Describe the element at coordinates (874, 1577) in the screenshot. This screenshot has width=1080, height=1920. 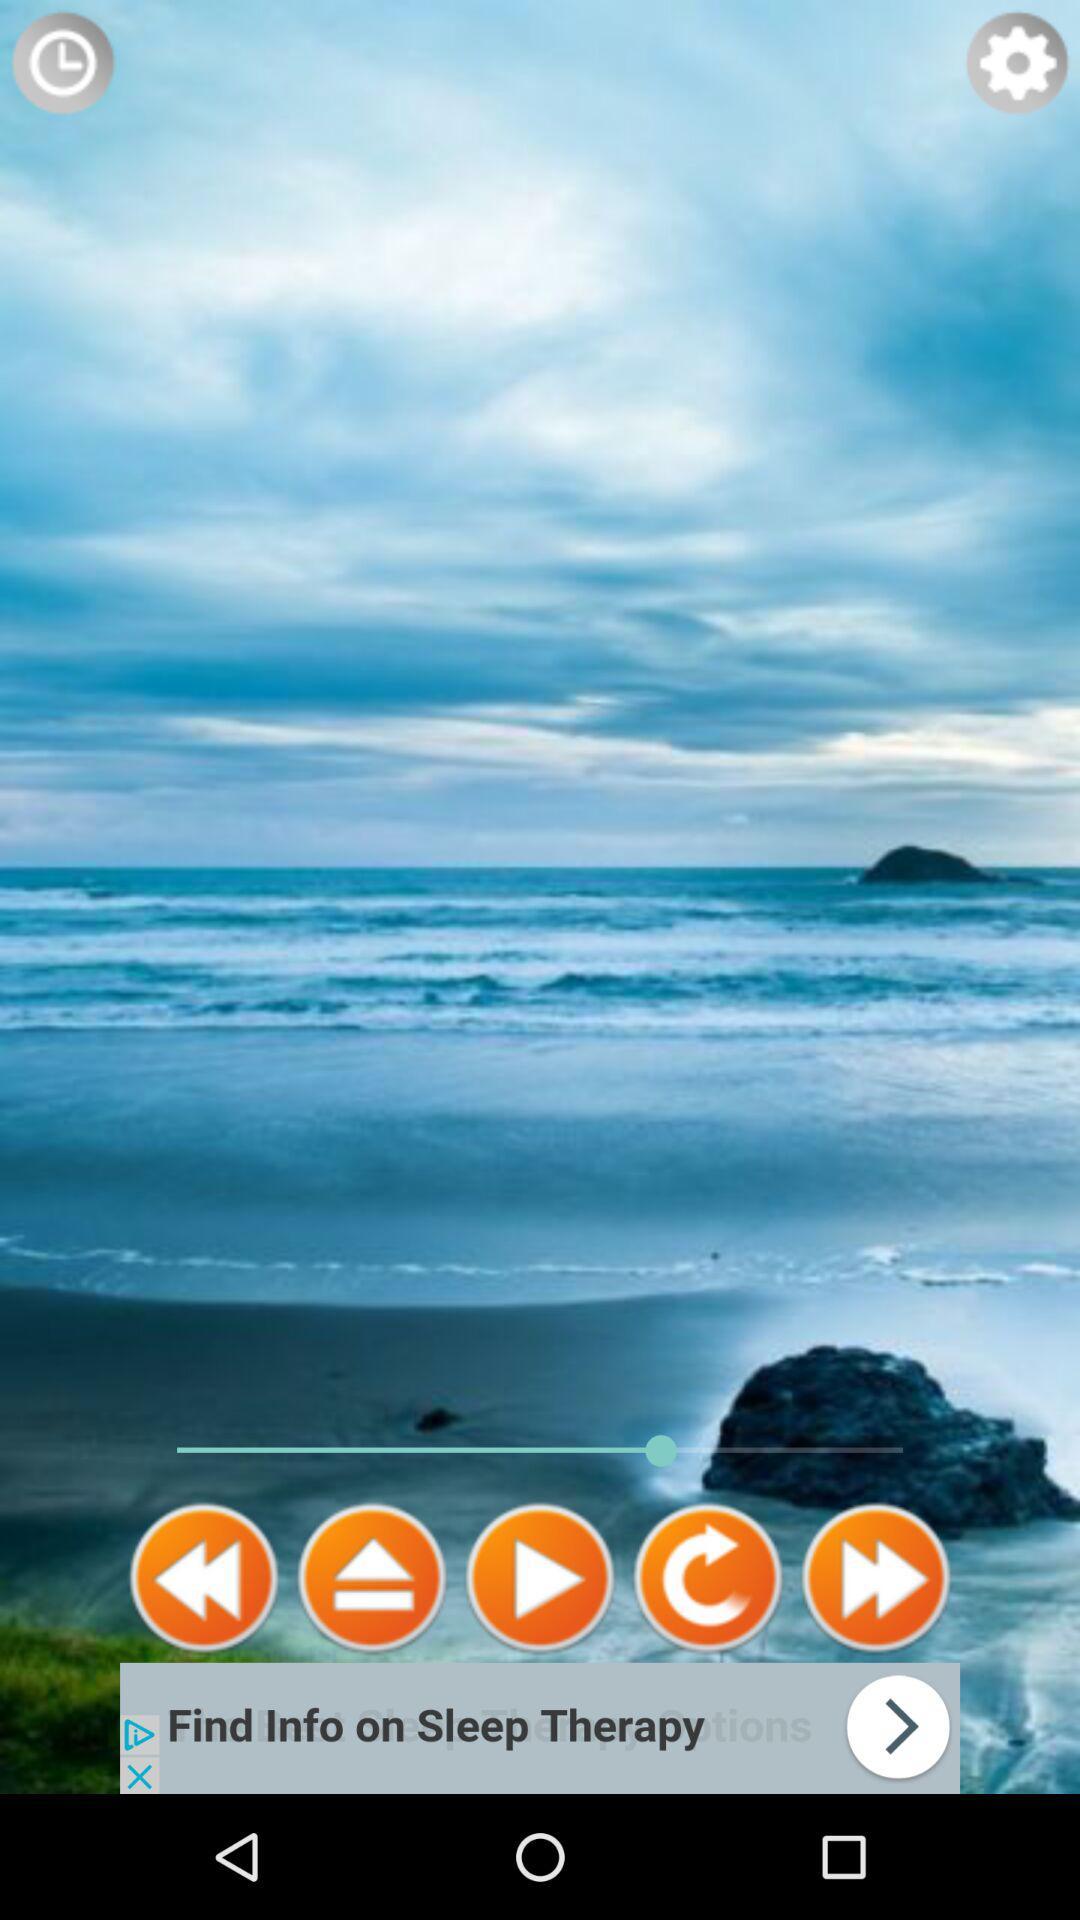
I see `fast forward` at that location.